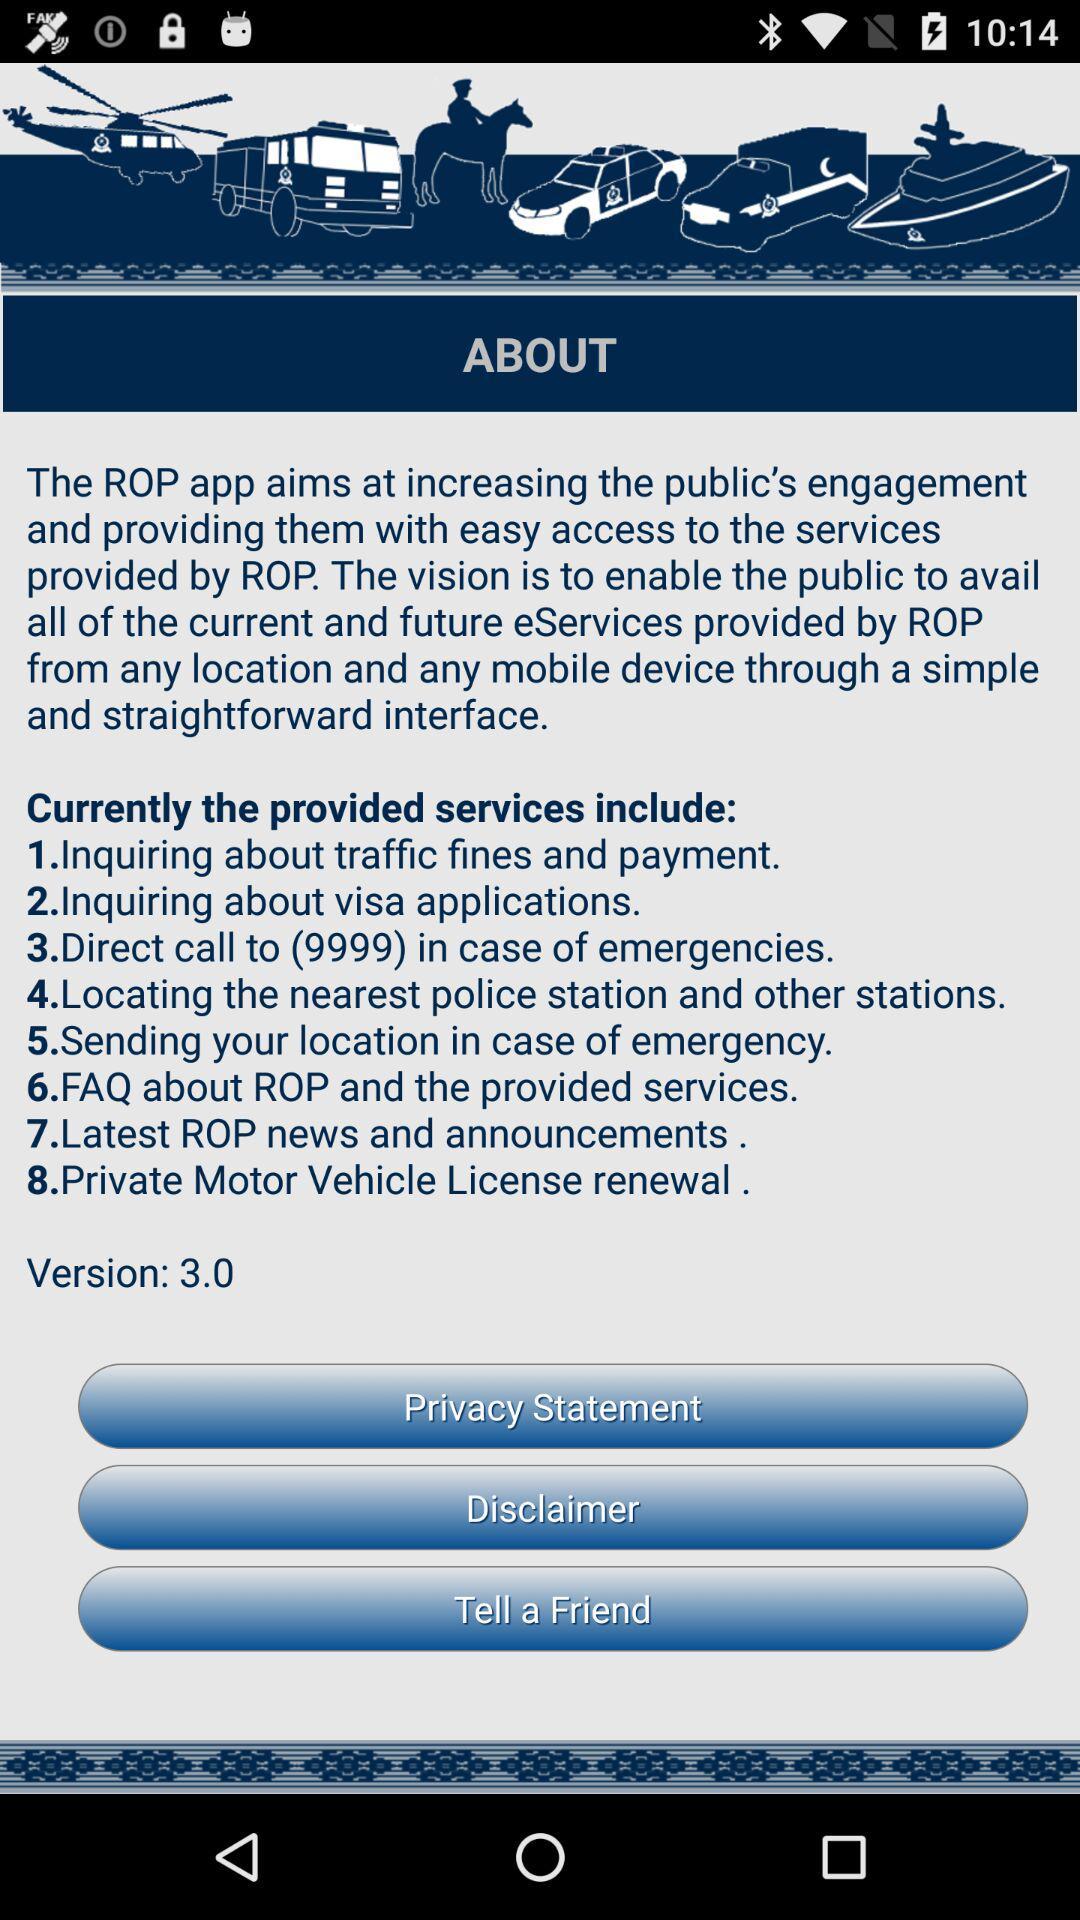  What do you see at coordinates (553, 1608) in the screenshot?
I see `tell a friend button` at bounding box center [553, 1608].